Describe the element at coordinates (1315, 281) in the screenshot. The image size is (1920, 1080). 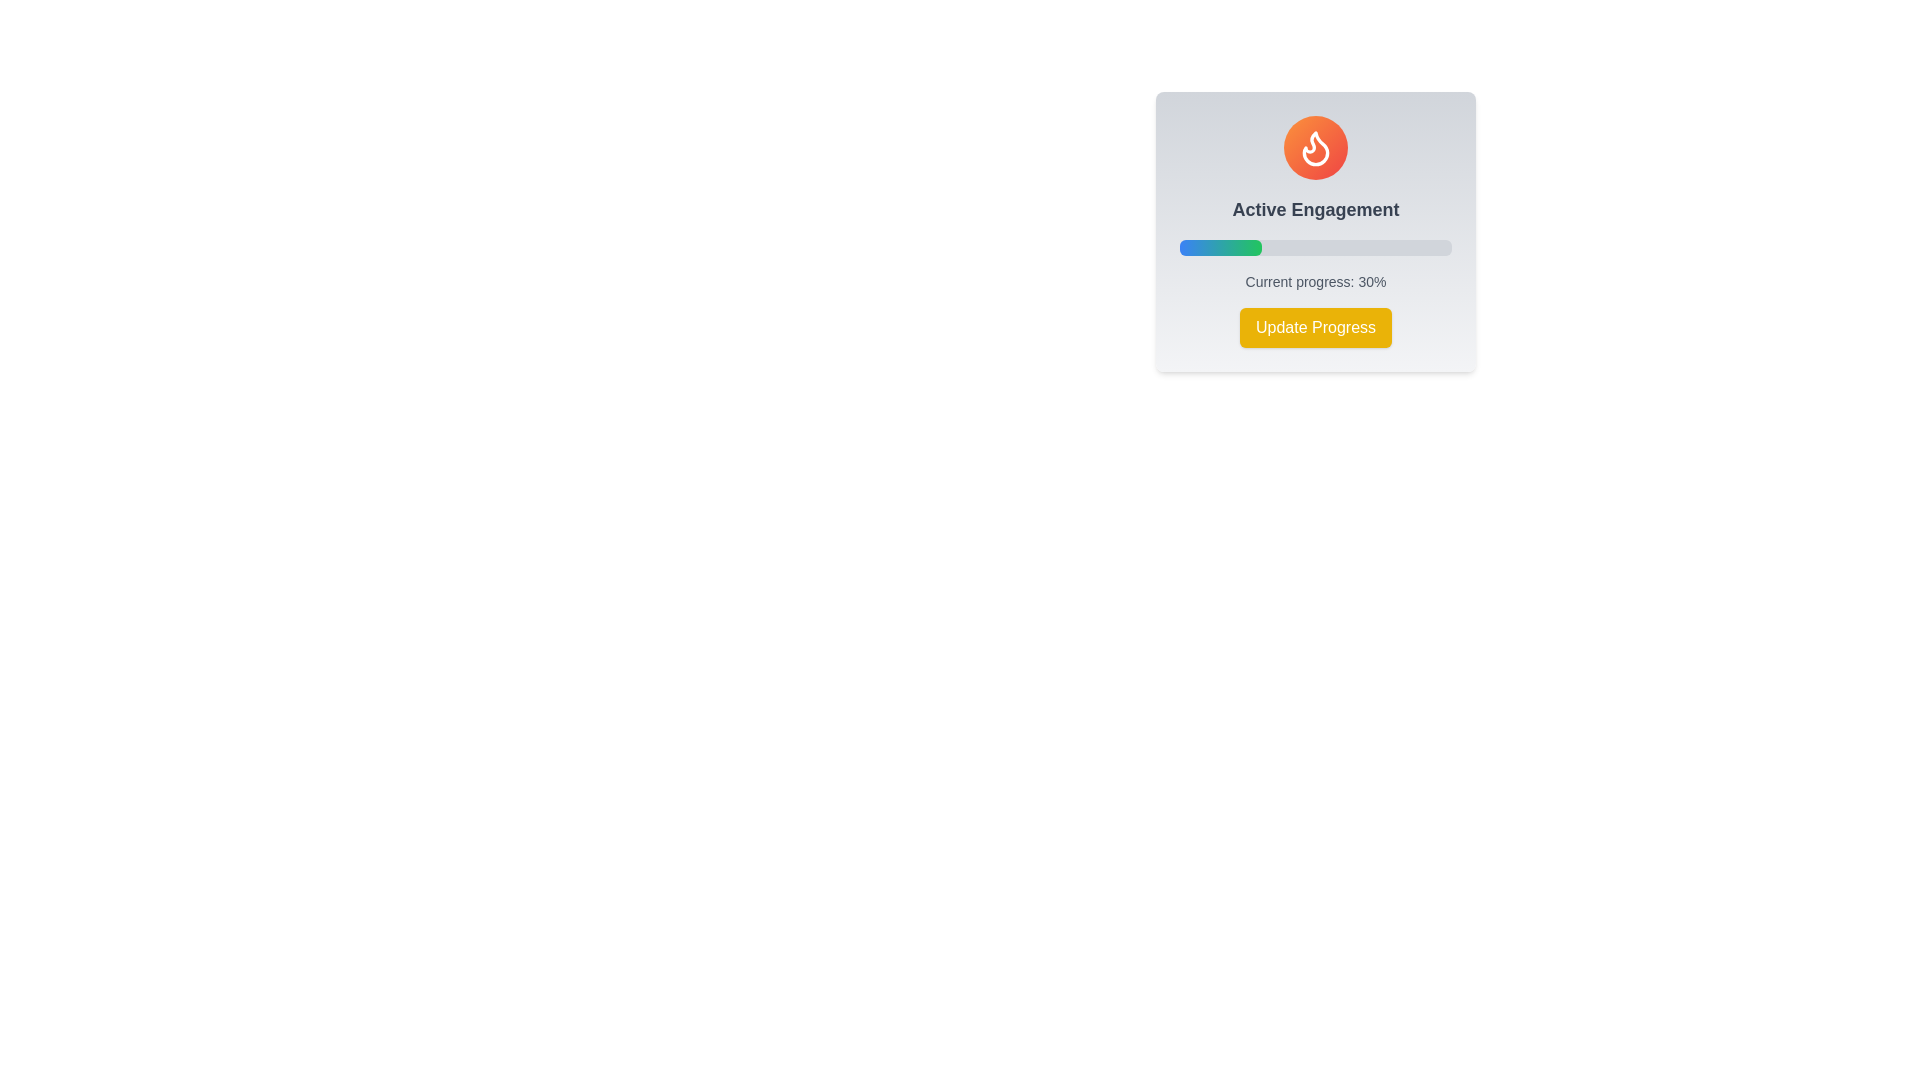
I see `the Text label that displays the current progress percentage, which is located below the progress bar and above the yellow 'Update Progress' button` at that location.